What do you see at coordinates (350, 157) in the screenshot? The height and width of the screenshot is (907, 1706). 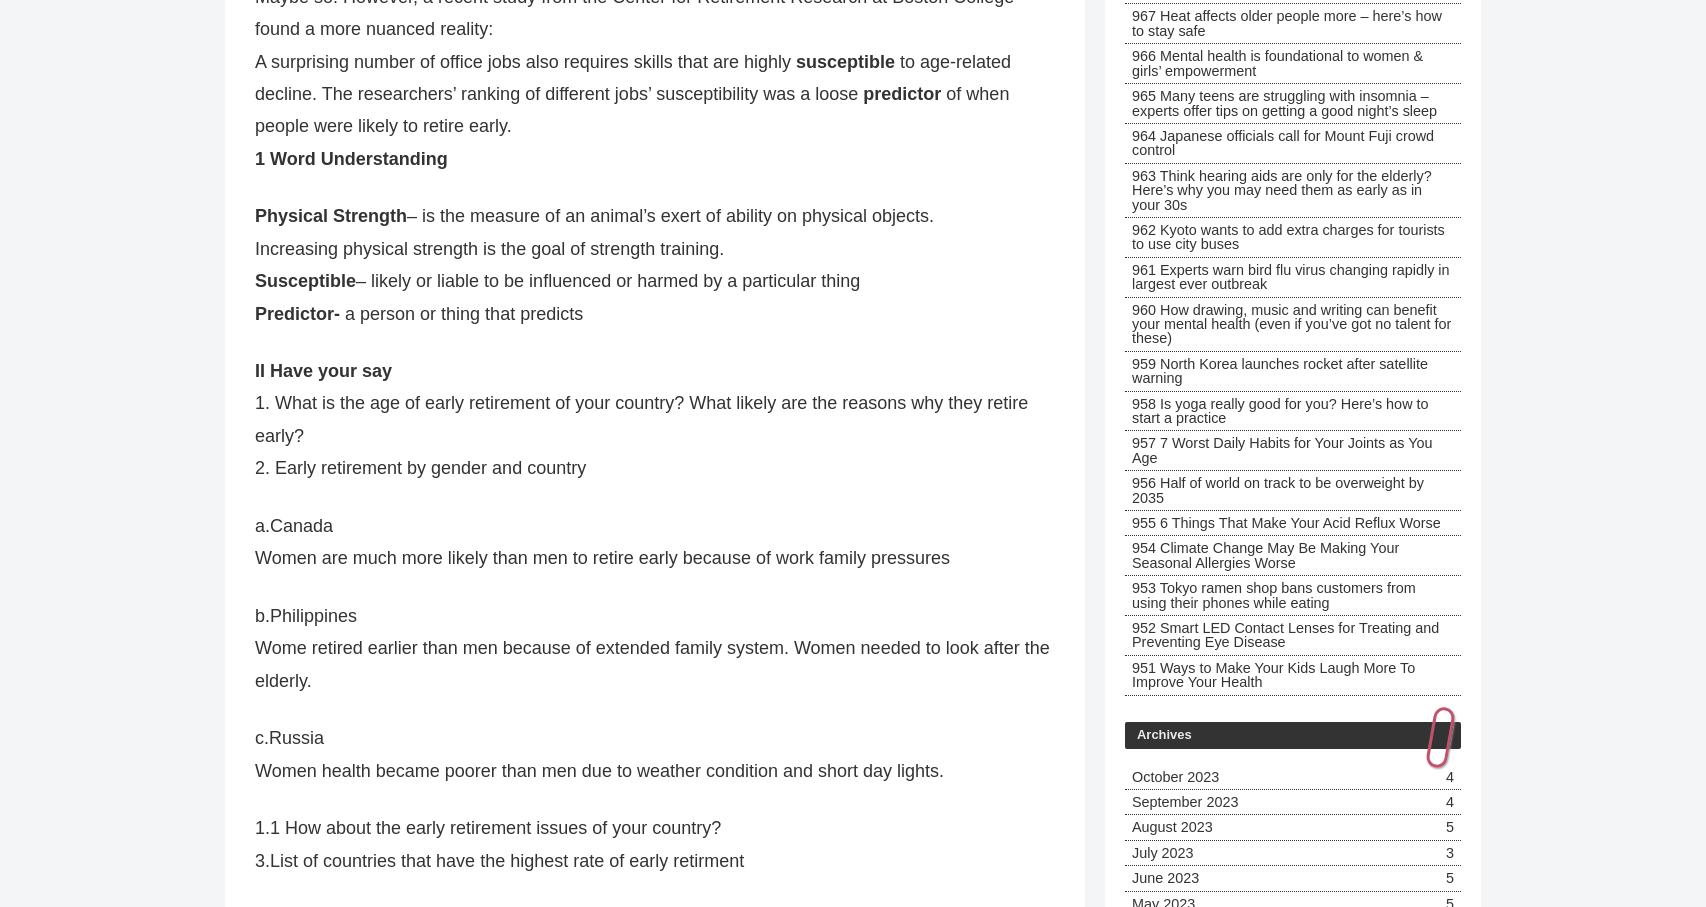 I see `'1 Word Understanding'` at bounding box center [350, 157].